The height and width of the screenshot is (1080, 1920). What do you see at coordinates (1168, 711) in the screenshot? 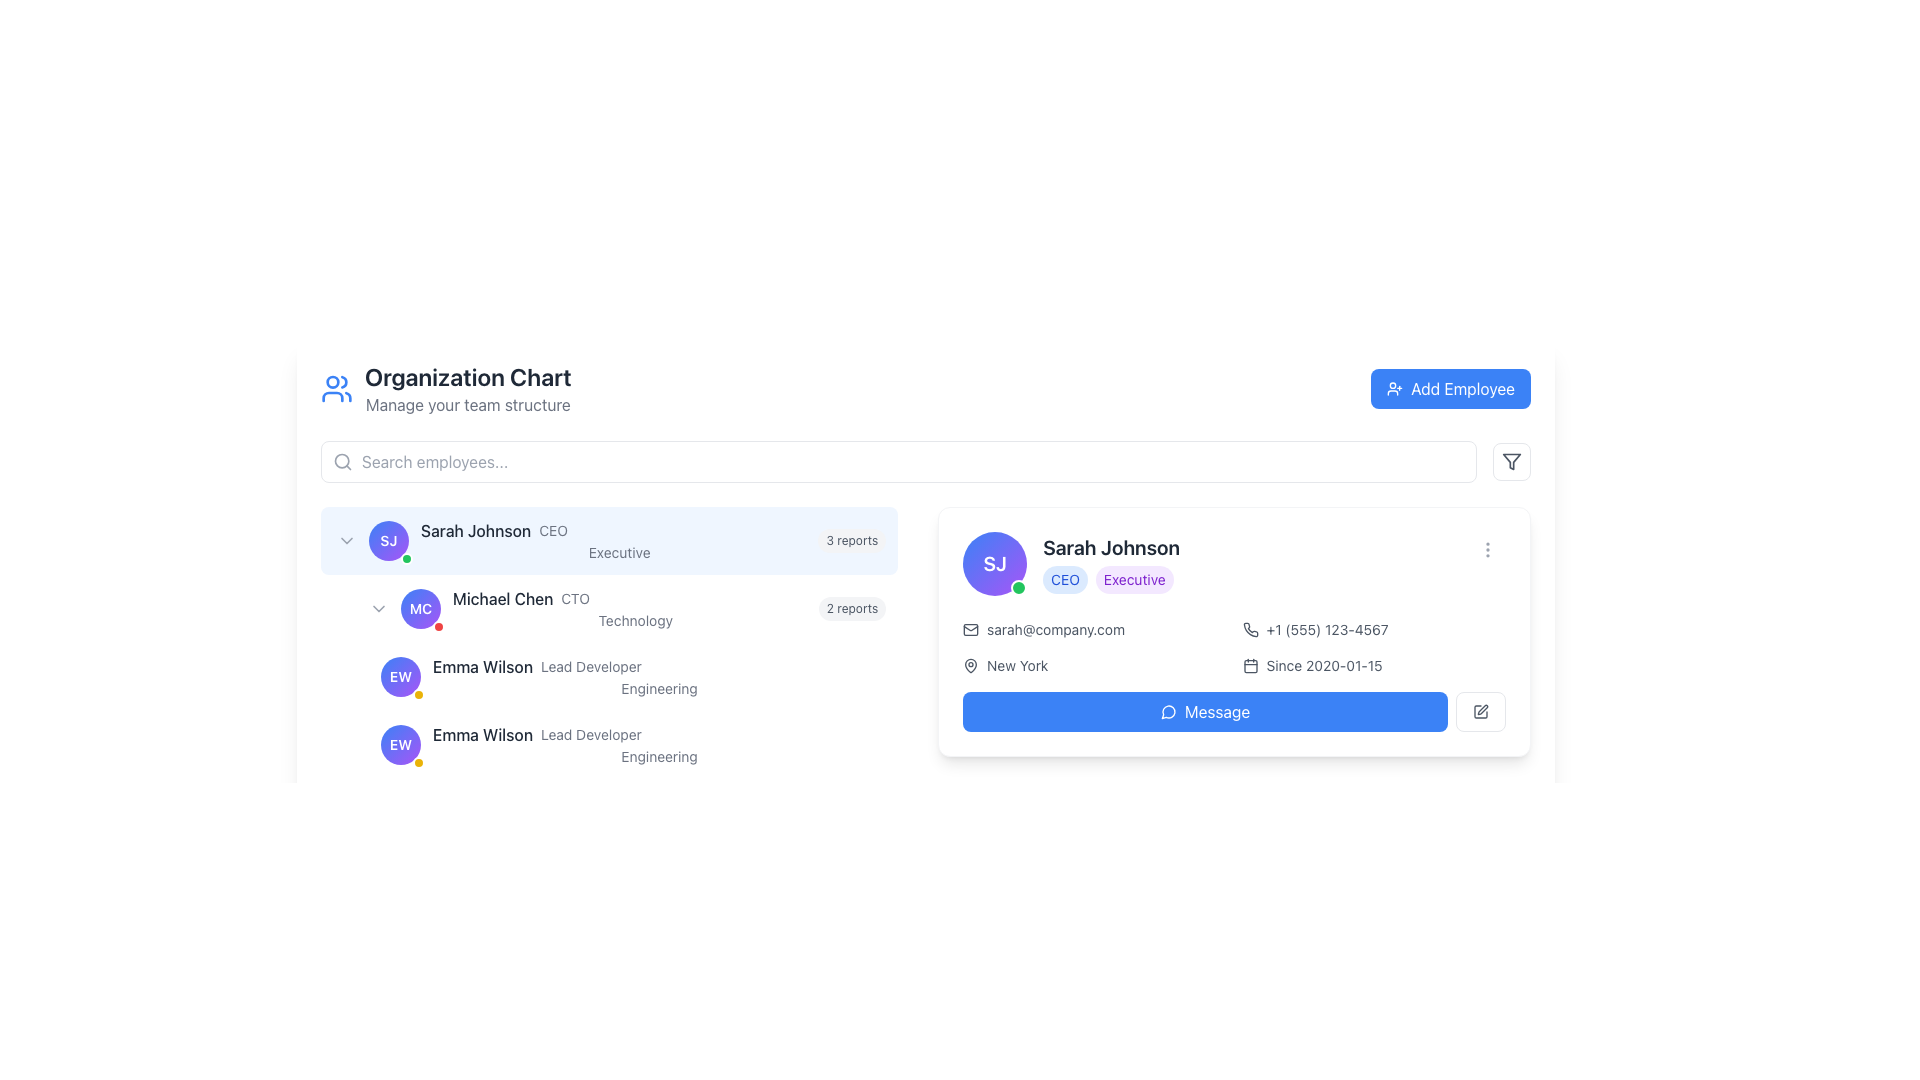
I see `the 'Message' button which contains a decorative circular icon resembling a message or chat bubble, located in the bottom section of the user profile card` at bounding box center [1168, 711].